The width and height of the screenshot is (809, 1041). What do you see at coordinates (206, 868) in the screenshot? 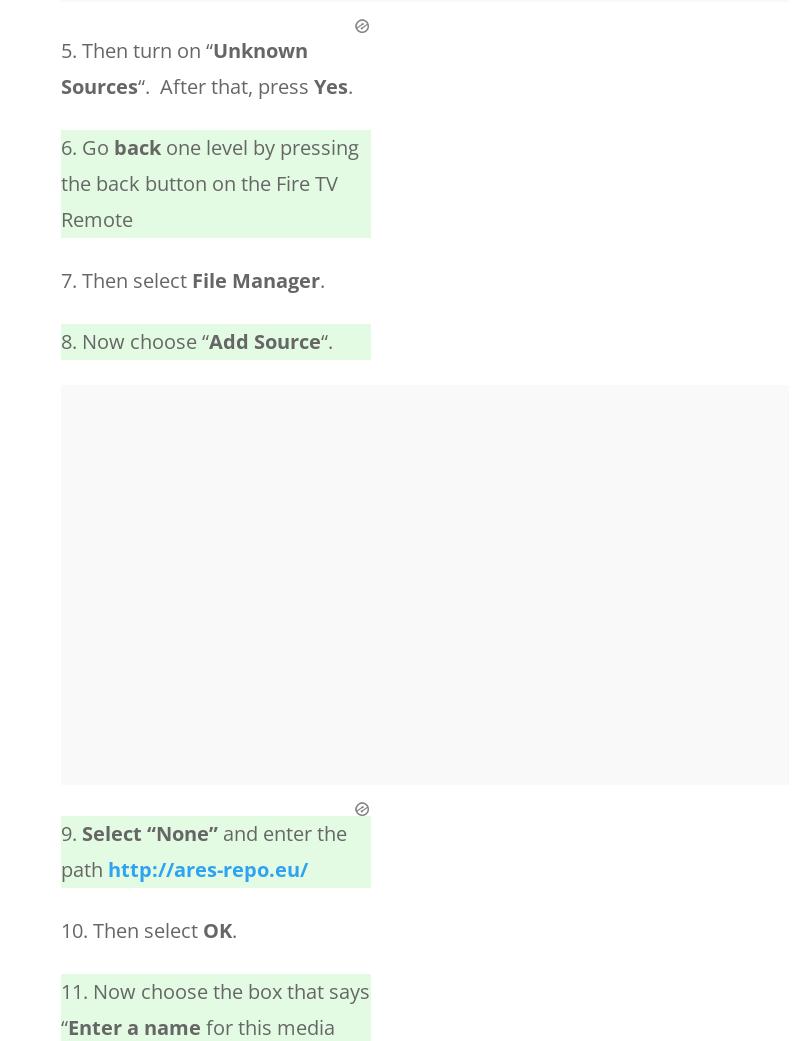
I see `'http://ares-repo.eu/'` at bounding box center [206, 868].